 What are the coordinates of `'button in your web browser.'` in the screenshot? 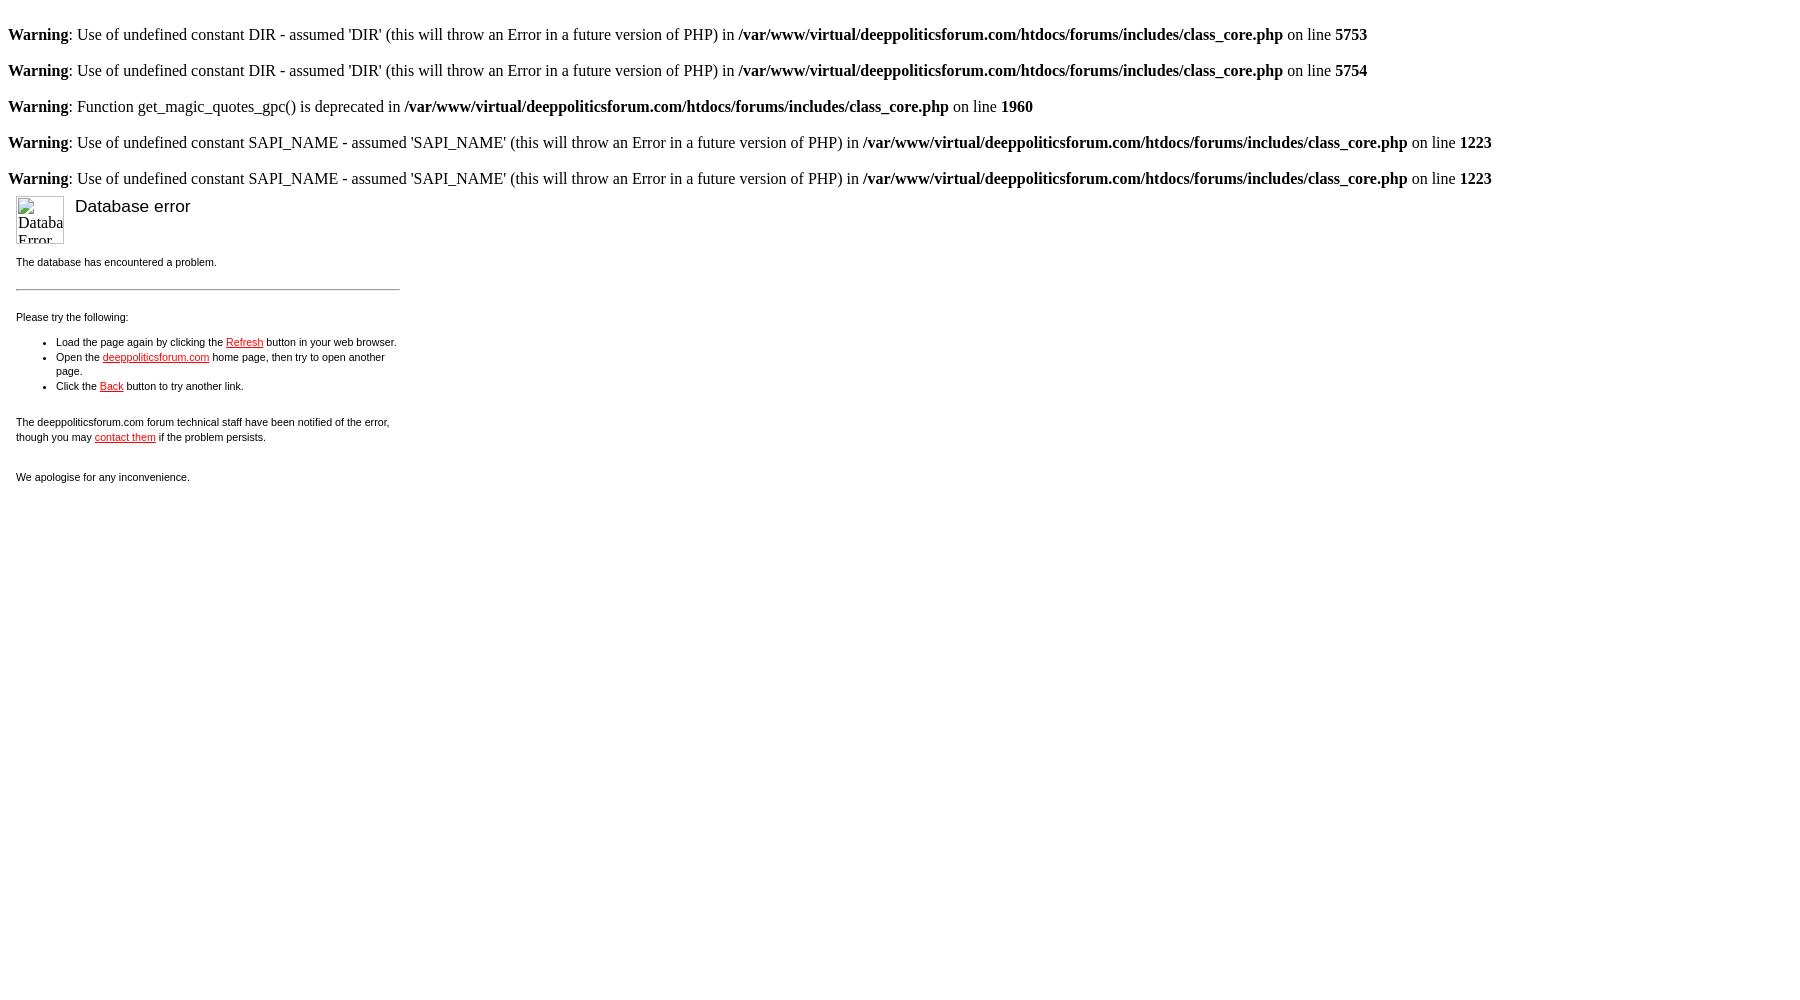 It's located at (328, 340).